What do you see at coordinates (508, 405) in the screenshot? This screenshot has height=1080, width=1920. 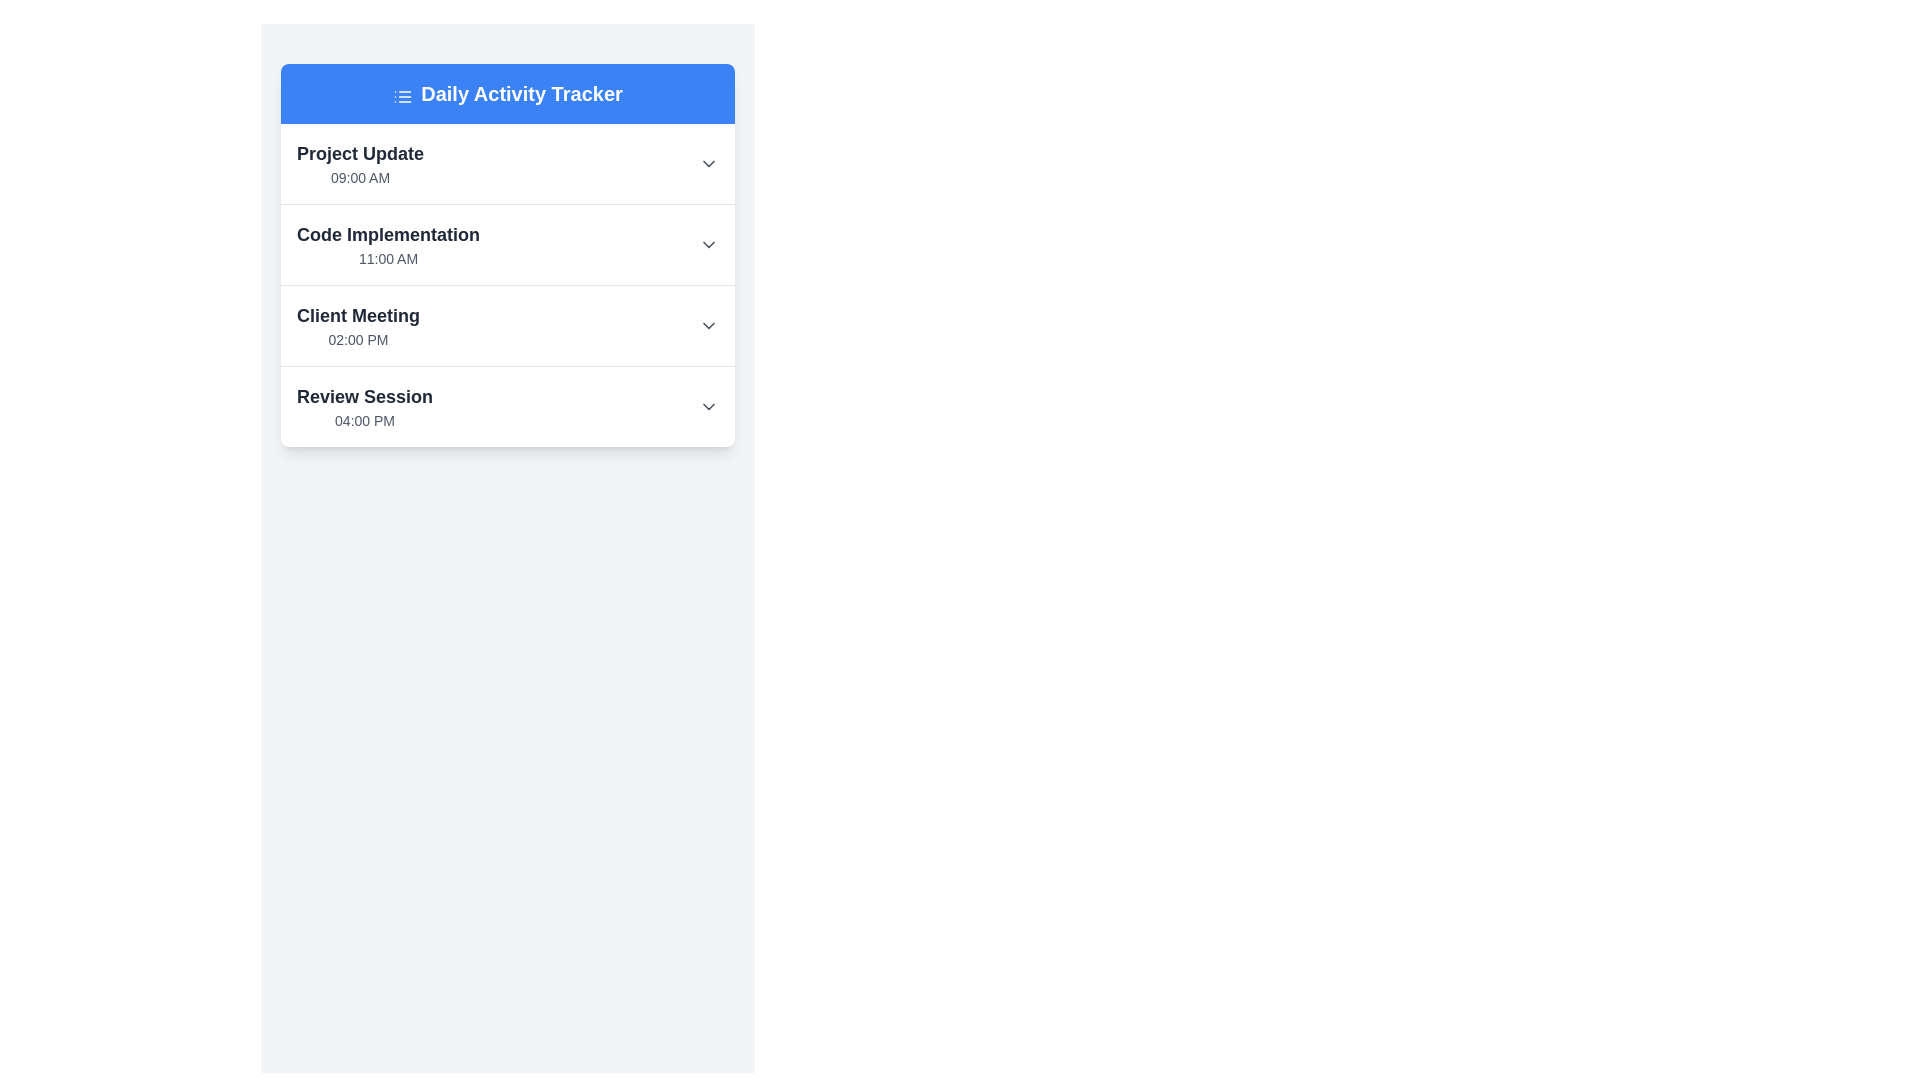 I see `the fourth list item titled 'Review Session' with time '04:00 PM'` at bounding box center [508, 405].